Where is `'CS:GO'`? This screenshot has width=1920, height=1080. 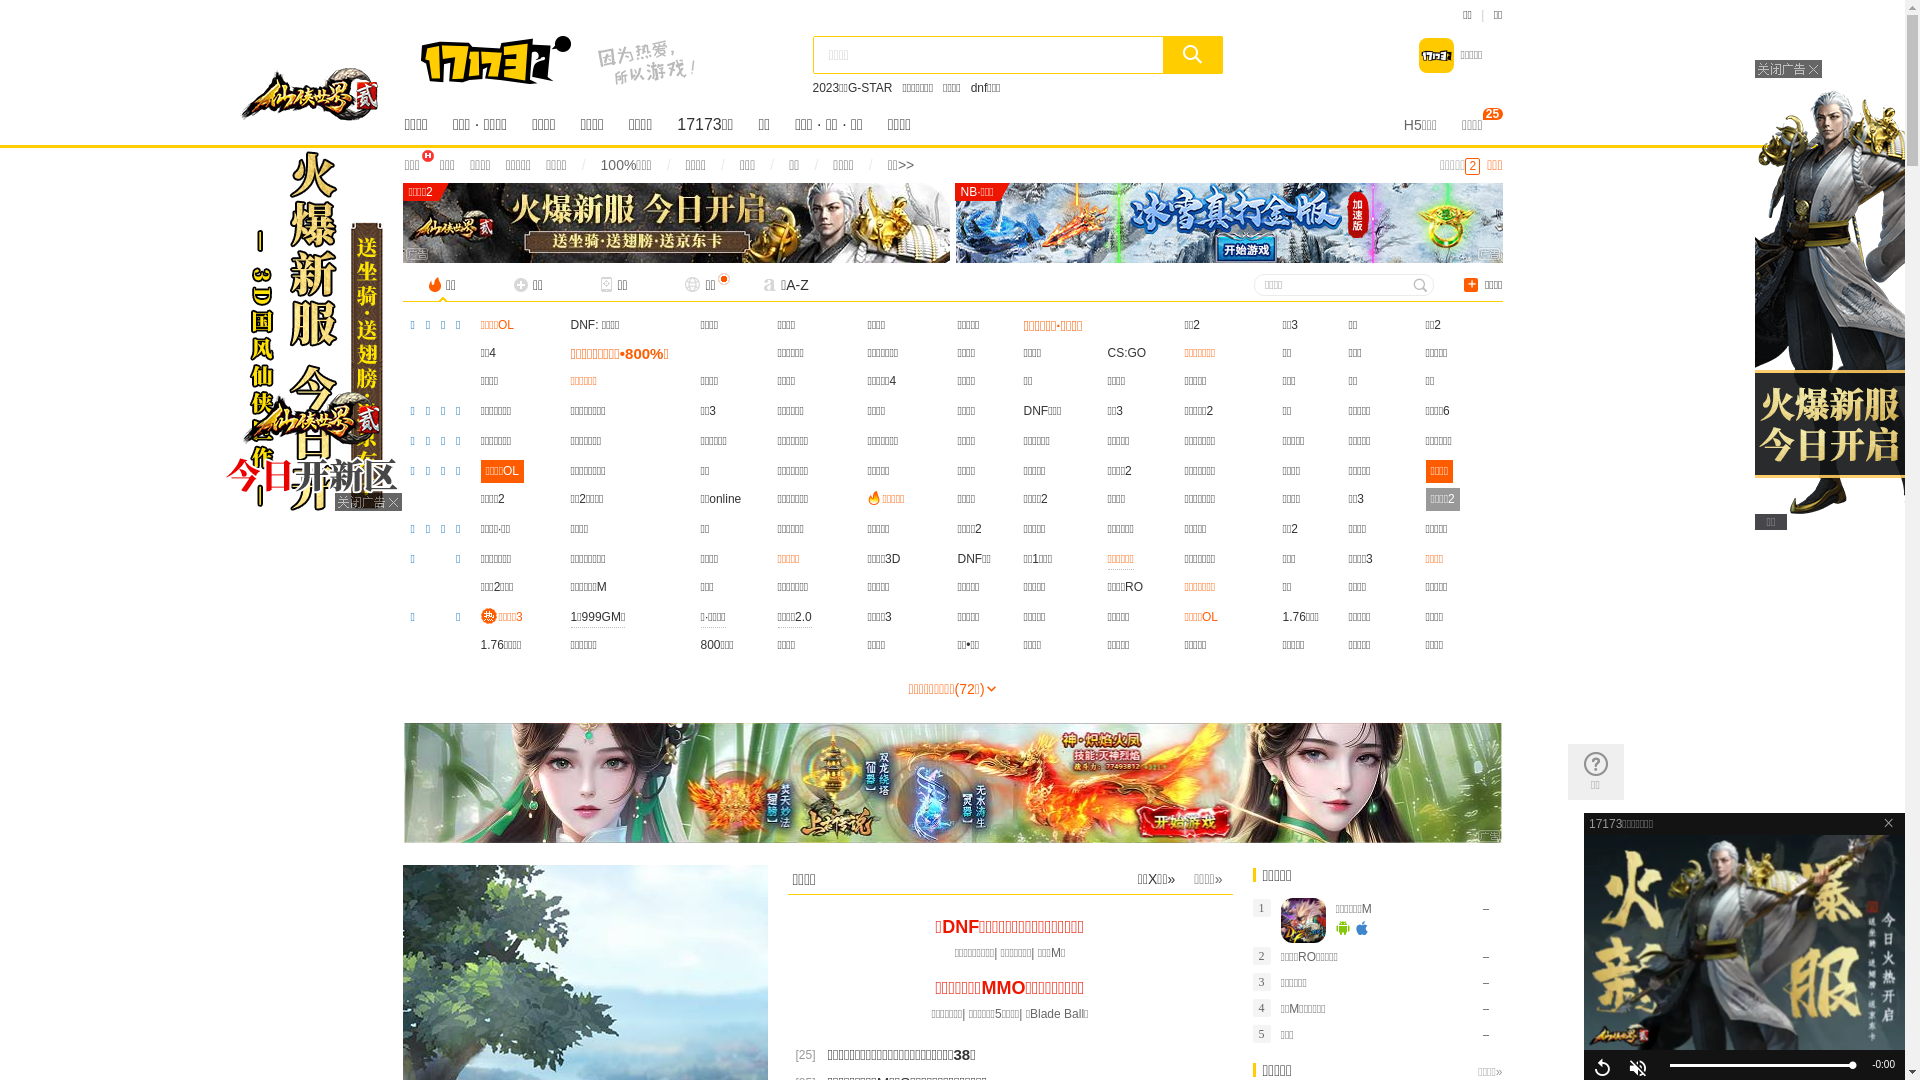 'CS:GO' is located at coordinates (1127, 352).